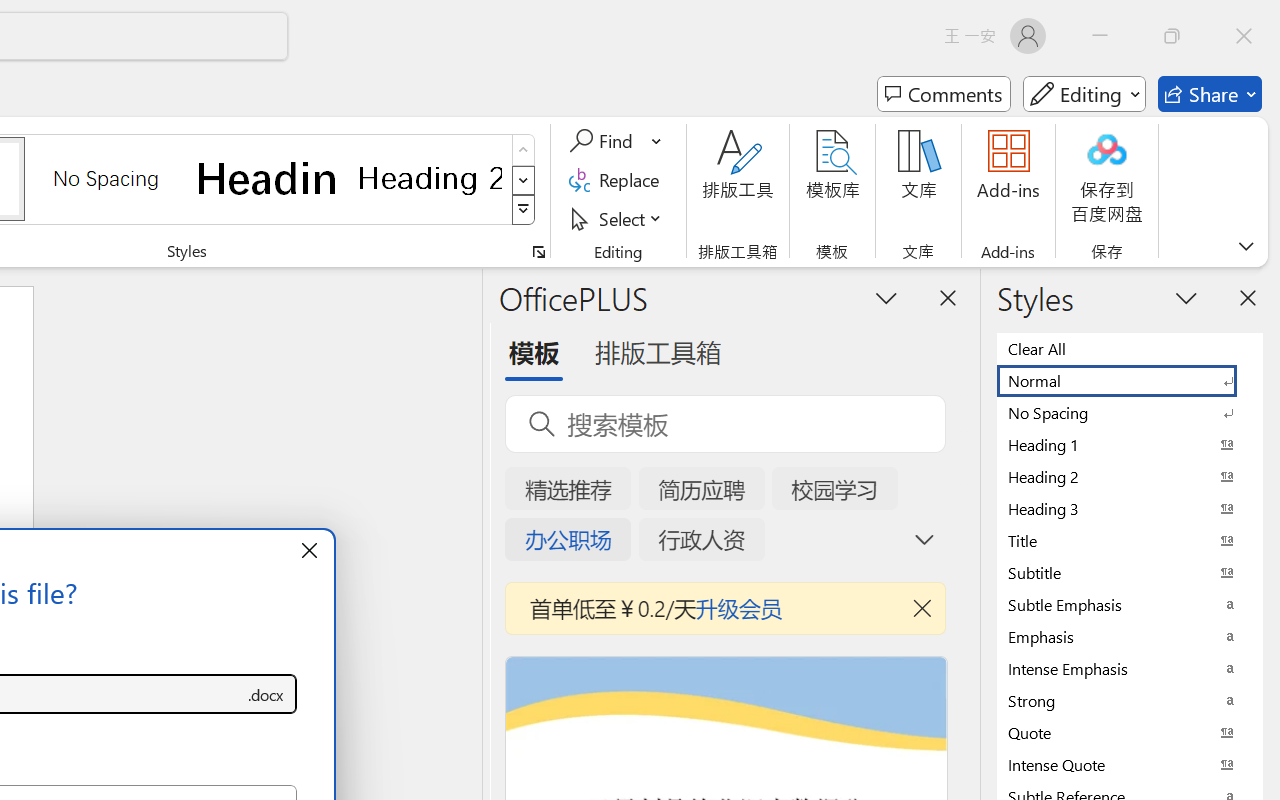 Image resolution: width=1280 pixels, height=800 pixels. What do you see at coordinates (524, 210) in the screenshot?
I see `'Class: NetUIImage'` at bounding box center [524, 210].